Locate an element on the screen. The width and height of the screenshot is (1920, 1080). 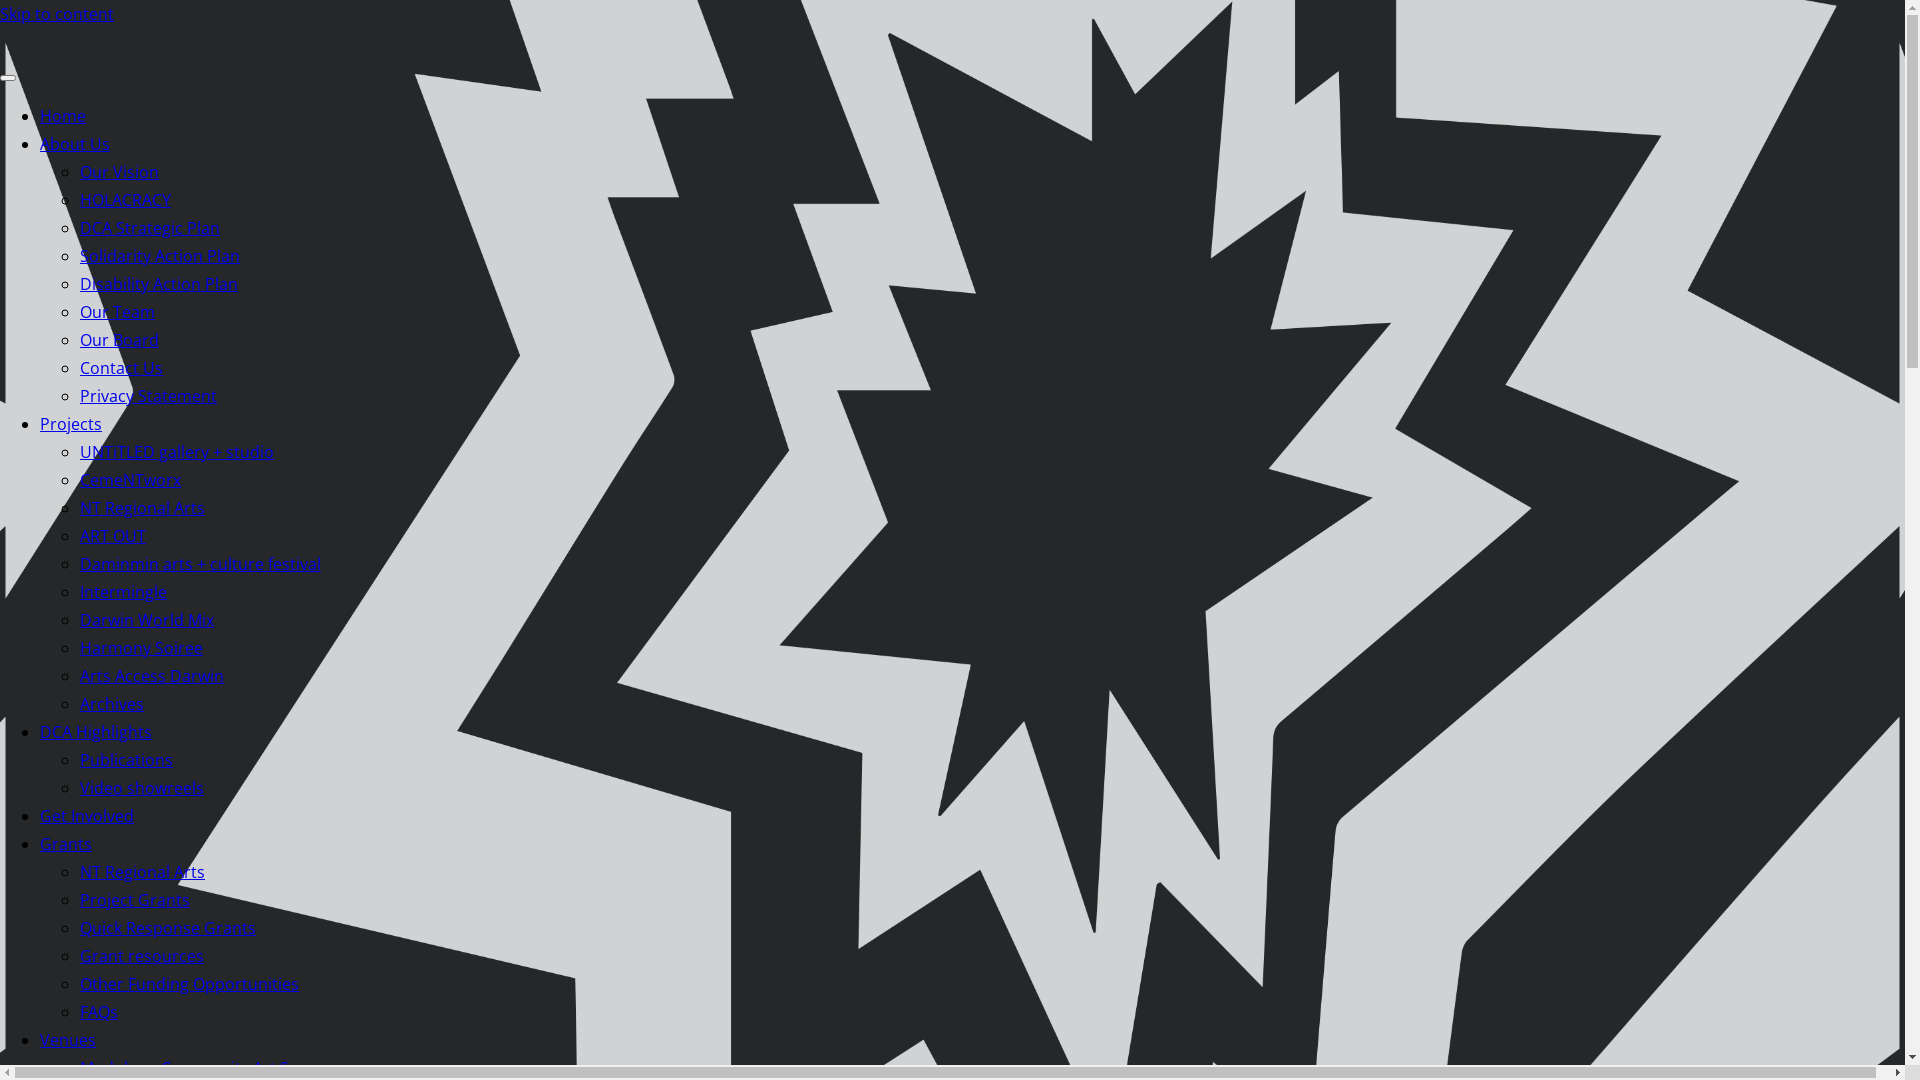
'Grant resources' is located at coordinates (80, 955).